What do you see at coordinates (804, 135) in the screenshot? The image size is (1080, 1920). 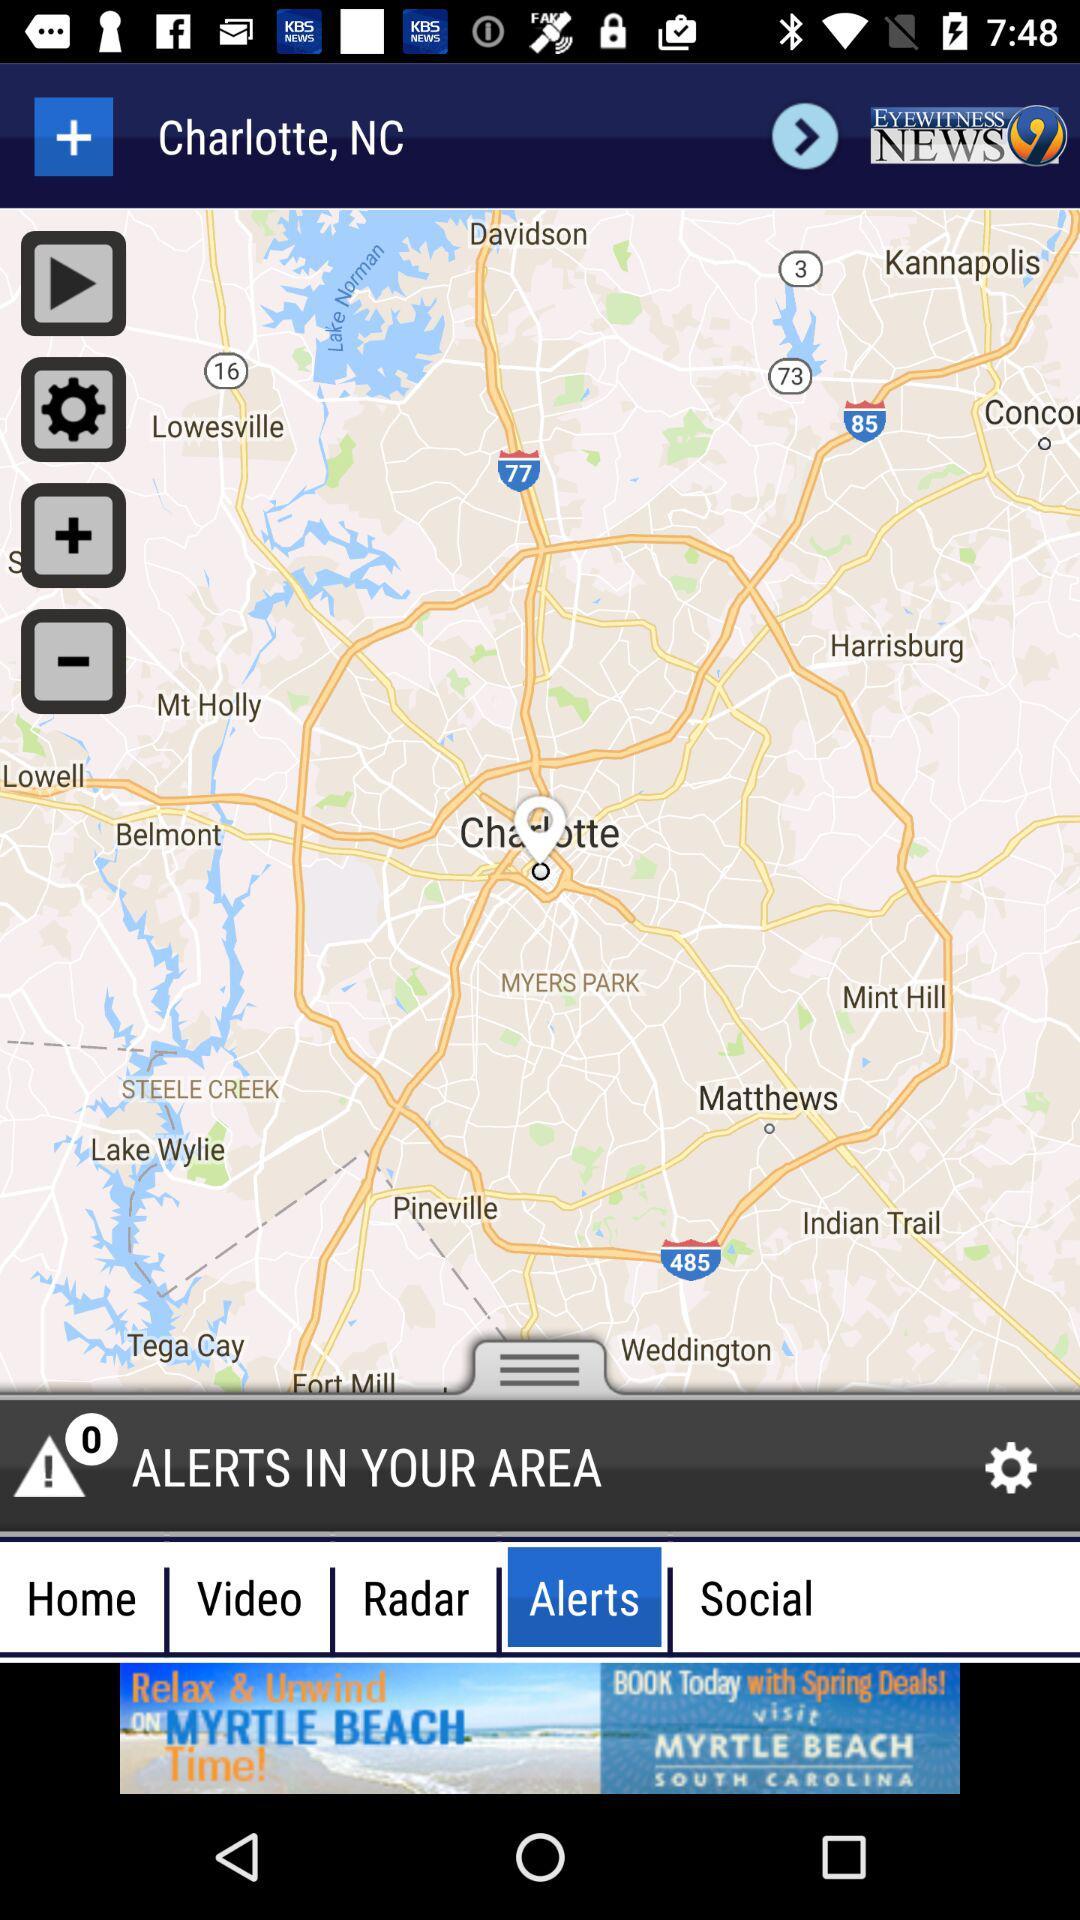 I see `next` at bounding box center [804, 135].